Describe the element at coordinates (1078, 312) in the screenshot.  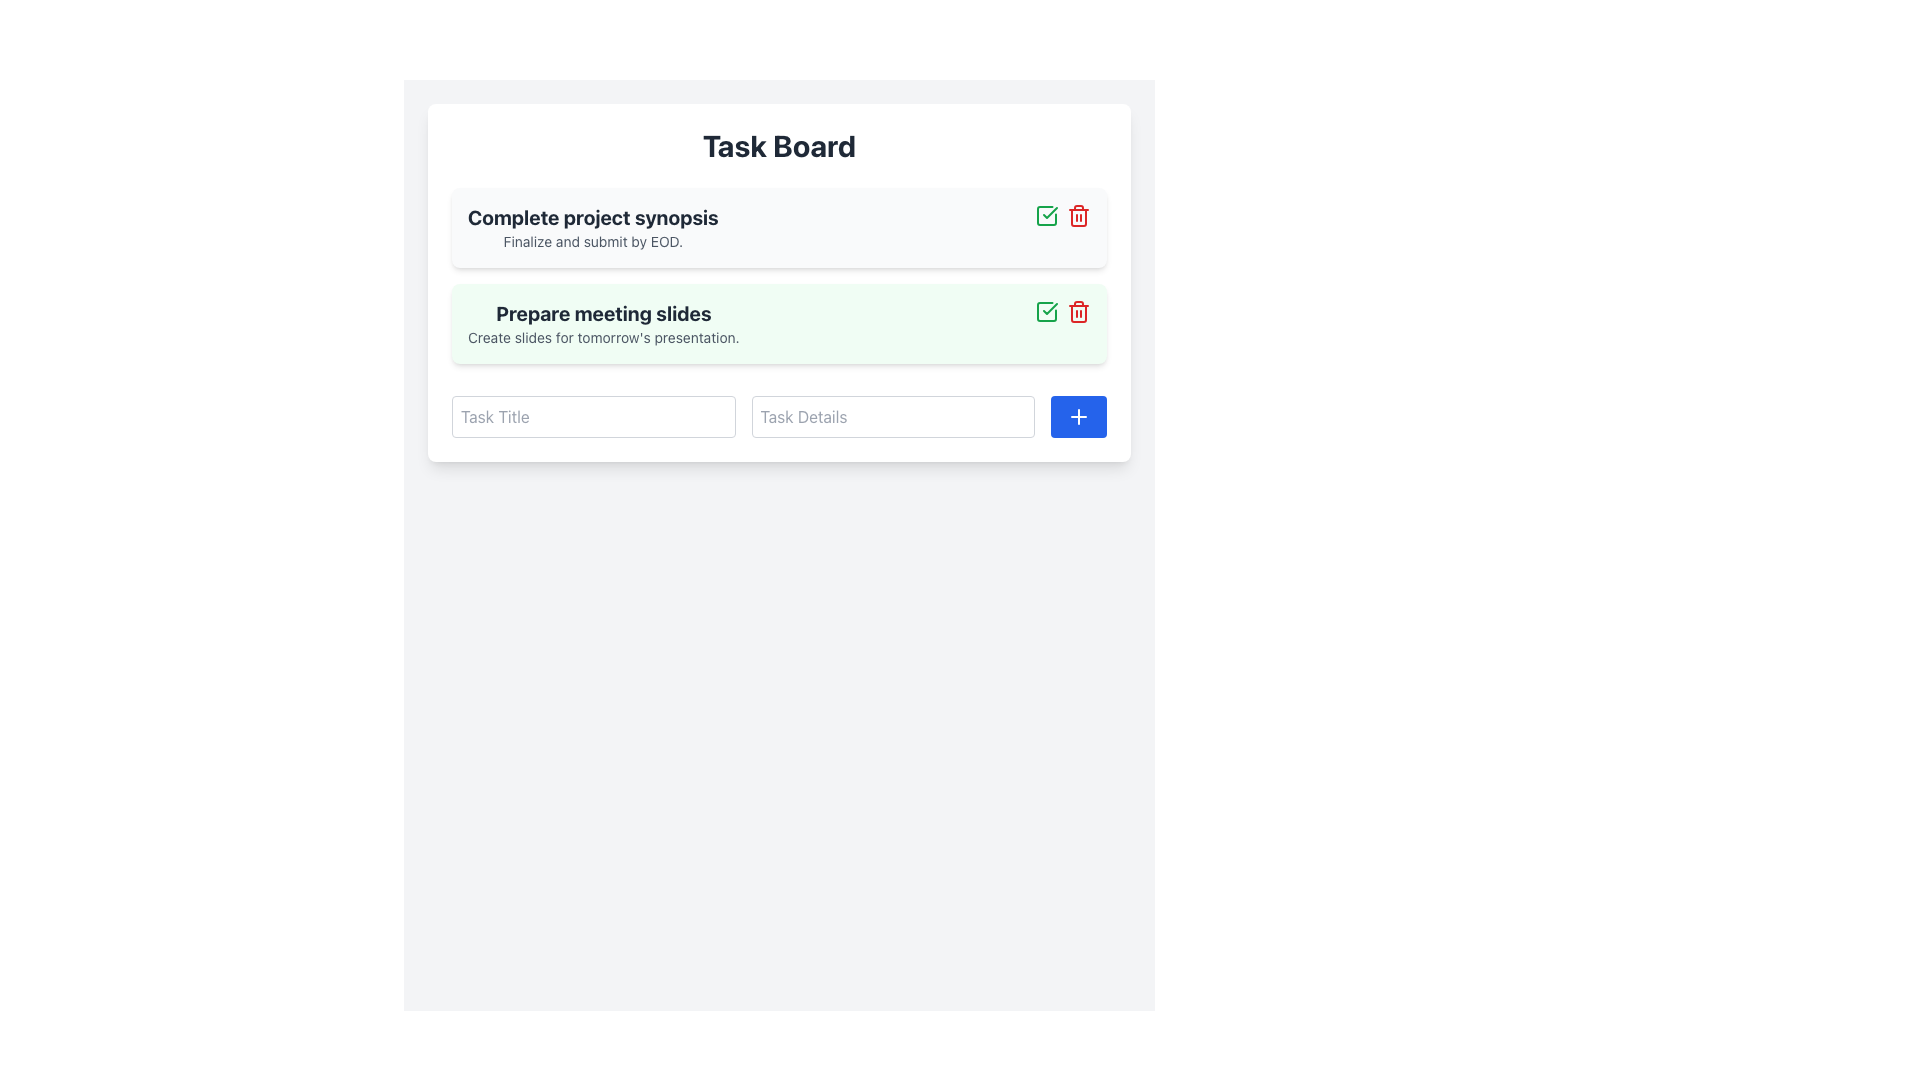
I see `the delete button associated with the second task entry on the task board` at that location.